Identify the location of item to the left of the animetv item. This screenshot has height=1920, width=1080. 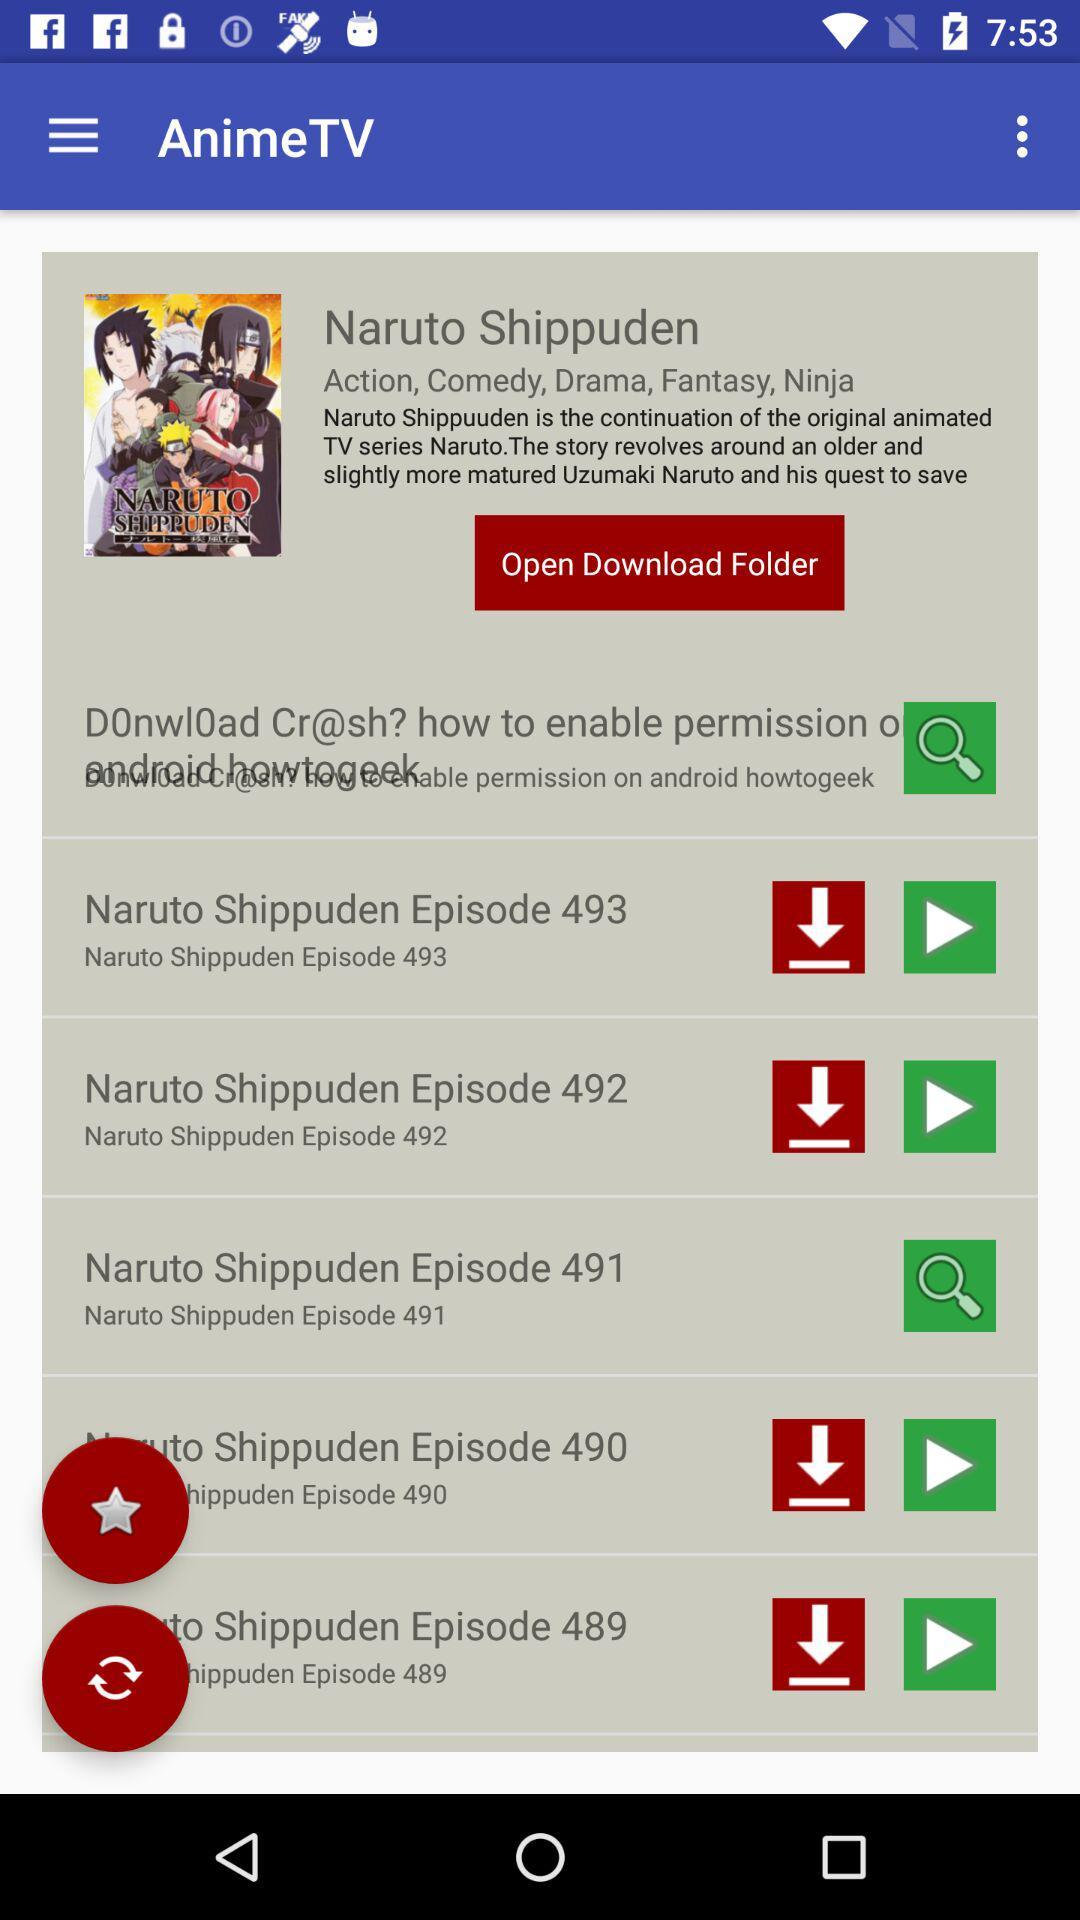
(72, 135).